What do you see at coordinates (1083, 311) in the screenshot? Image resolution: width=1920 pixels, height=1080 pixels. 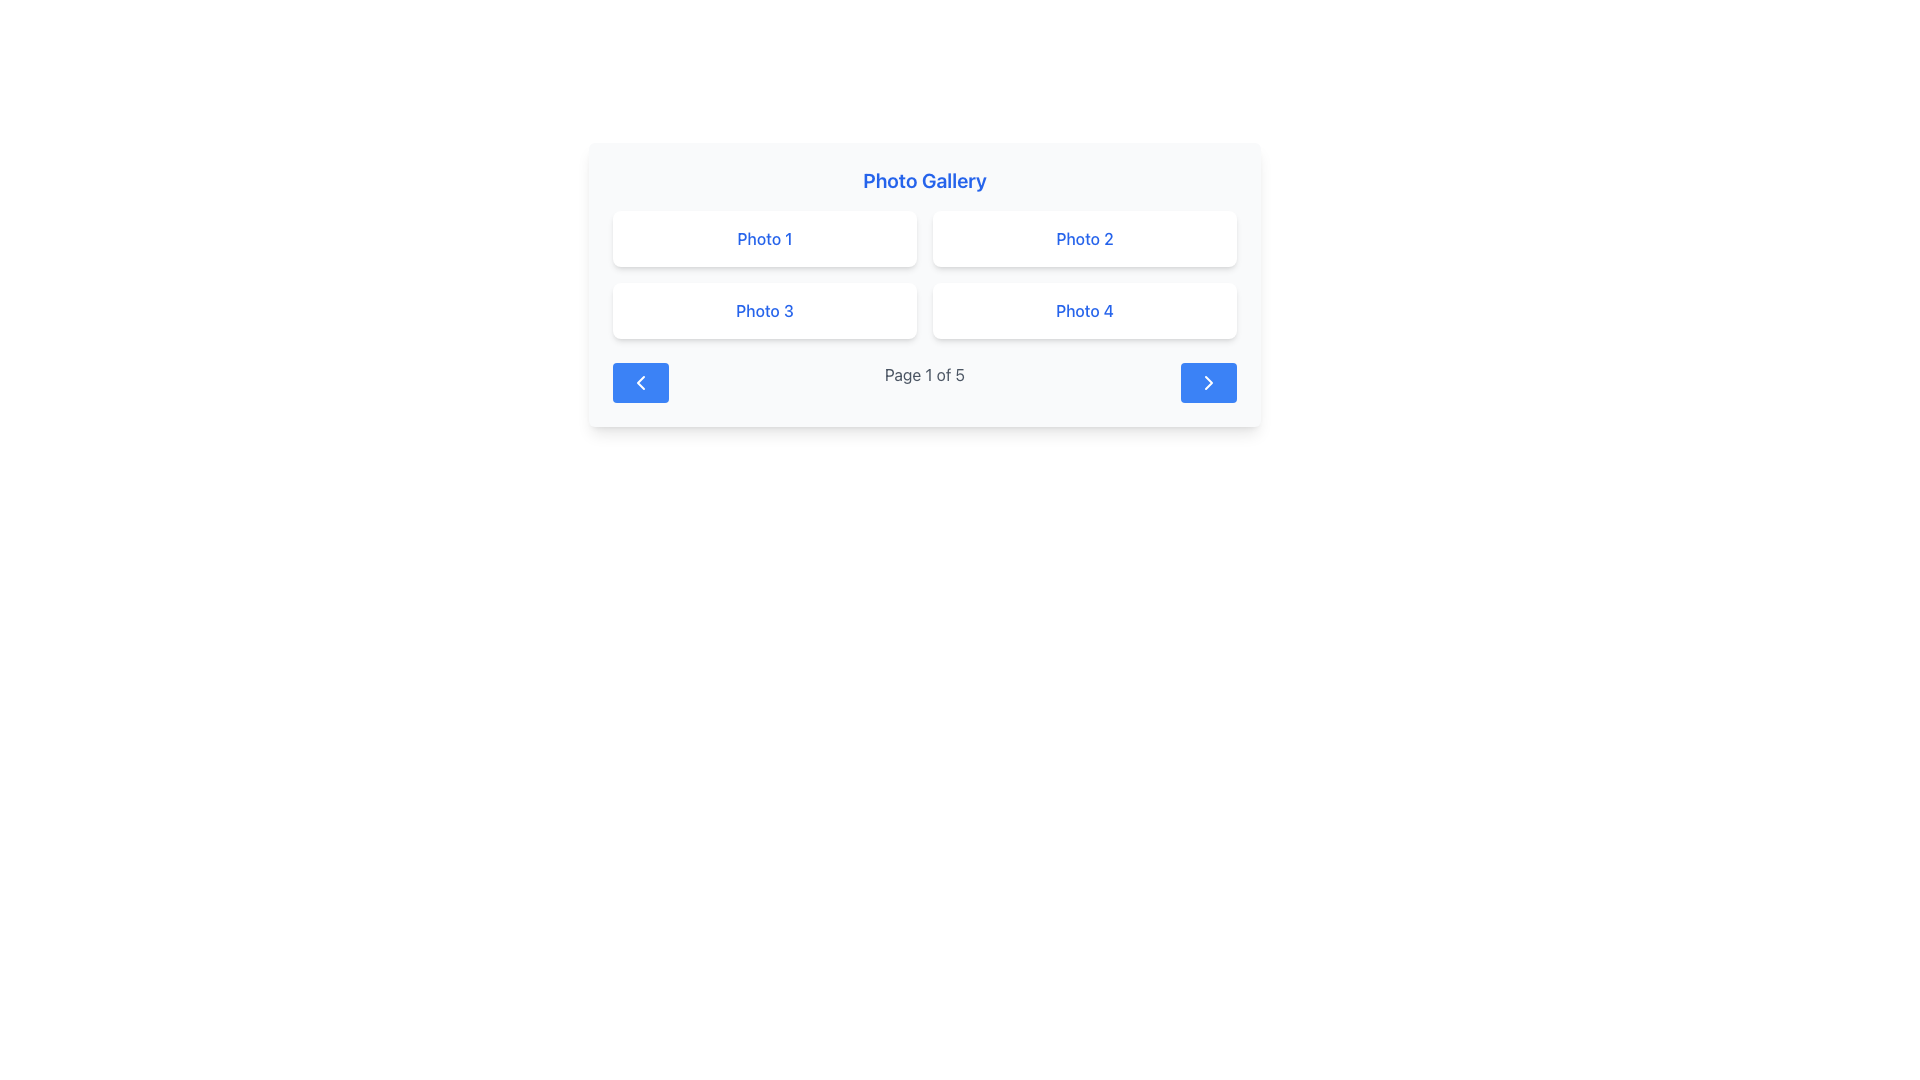 I see `the text label identifying the fourth photo in the gallery interface, located in the bottom right position of the 2x2 grid` at bounding box center [1083, 311].